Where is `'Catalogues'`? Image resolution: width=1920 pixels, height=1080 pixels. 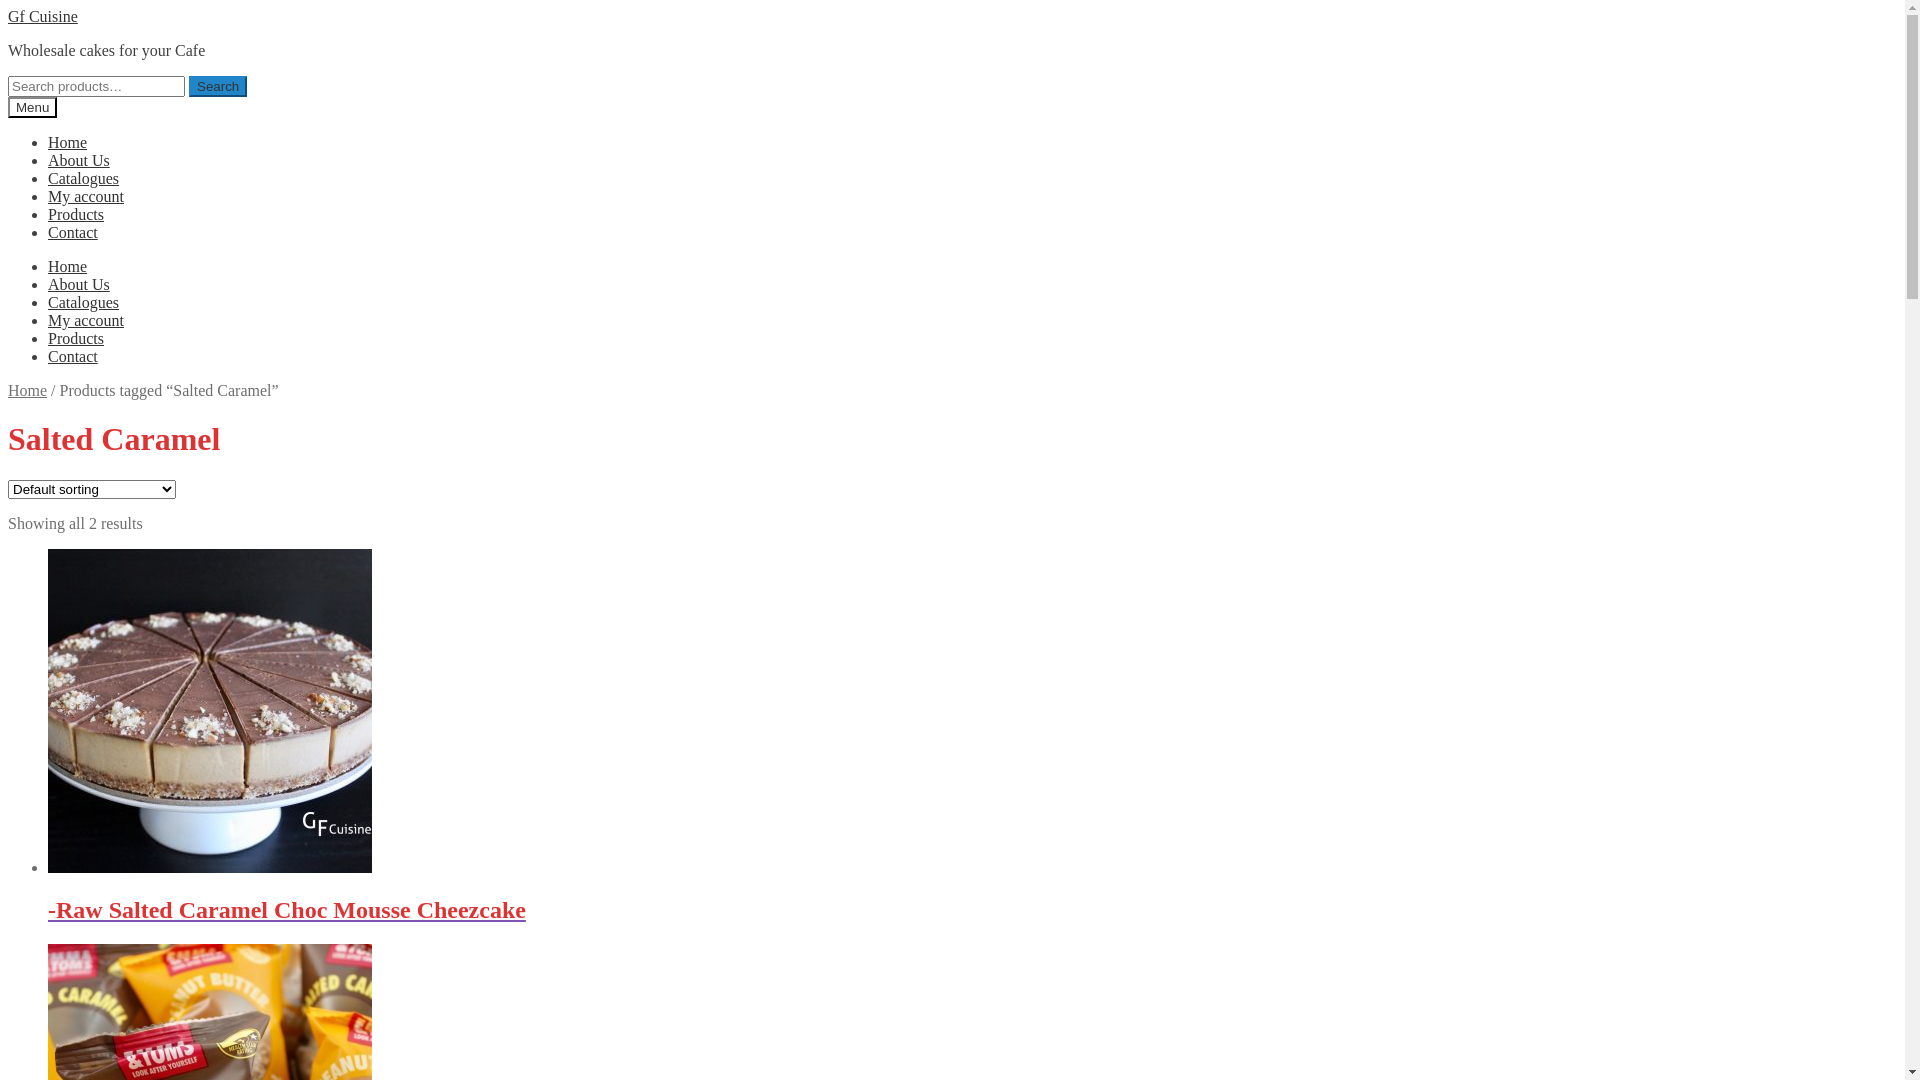
'Catalogues' is located at coordinates (82, 302).